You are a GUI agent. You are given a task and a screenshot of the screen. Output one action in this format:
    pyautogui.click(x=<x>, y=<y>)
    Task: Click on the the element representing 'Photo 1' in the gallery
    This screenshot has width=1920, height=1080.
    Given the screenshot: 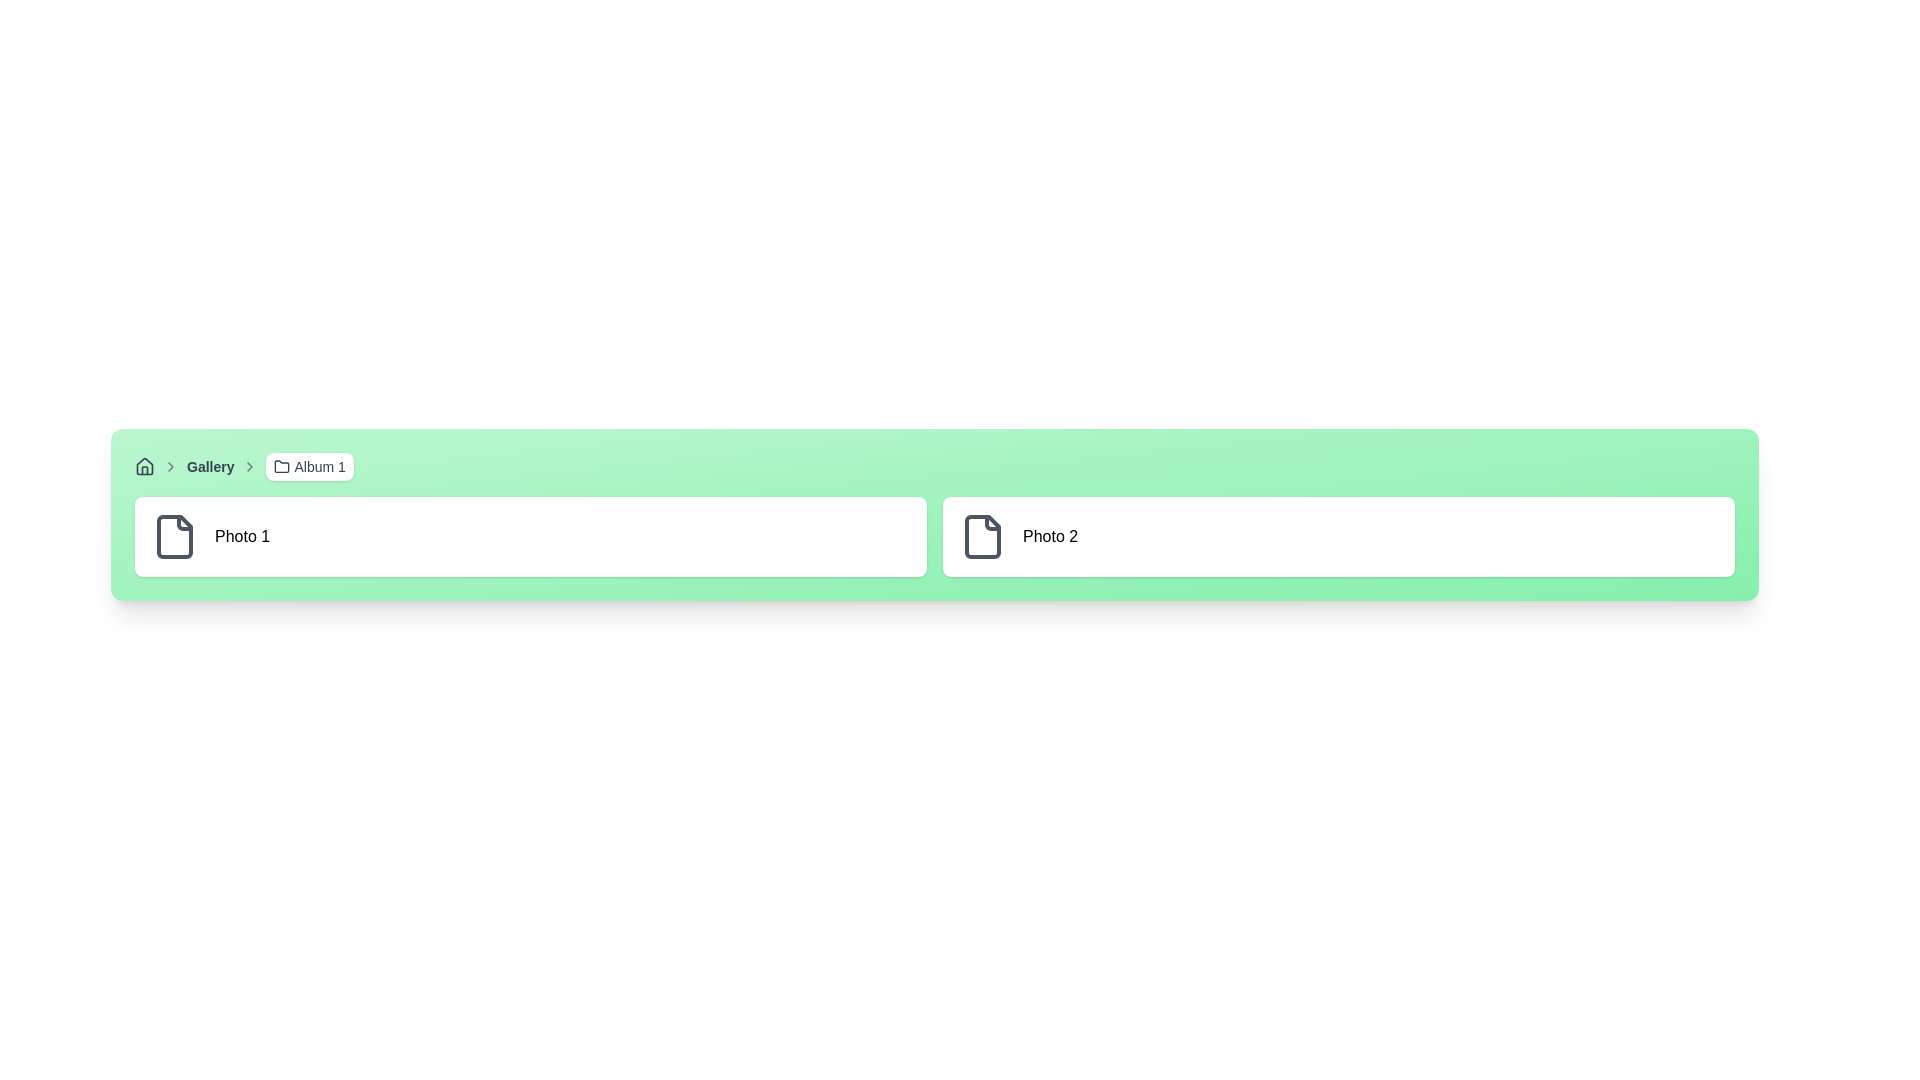 What is the action you would take?
    pyautogui.click(x=531, y=535)
    